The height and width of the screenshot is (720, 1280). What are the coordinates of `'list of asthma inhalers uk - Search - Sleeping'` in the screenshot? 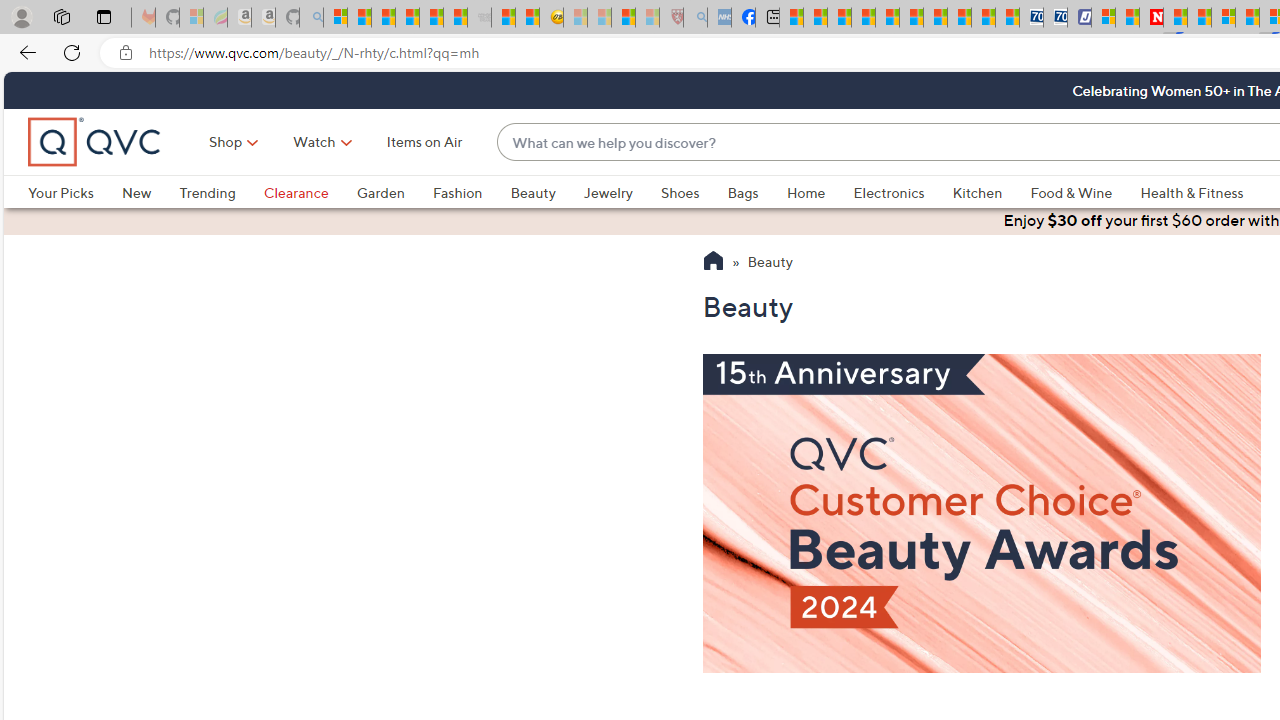 It's located at (695, 17).